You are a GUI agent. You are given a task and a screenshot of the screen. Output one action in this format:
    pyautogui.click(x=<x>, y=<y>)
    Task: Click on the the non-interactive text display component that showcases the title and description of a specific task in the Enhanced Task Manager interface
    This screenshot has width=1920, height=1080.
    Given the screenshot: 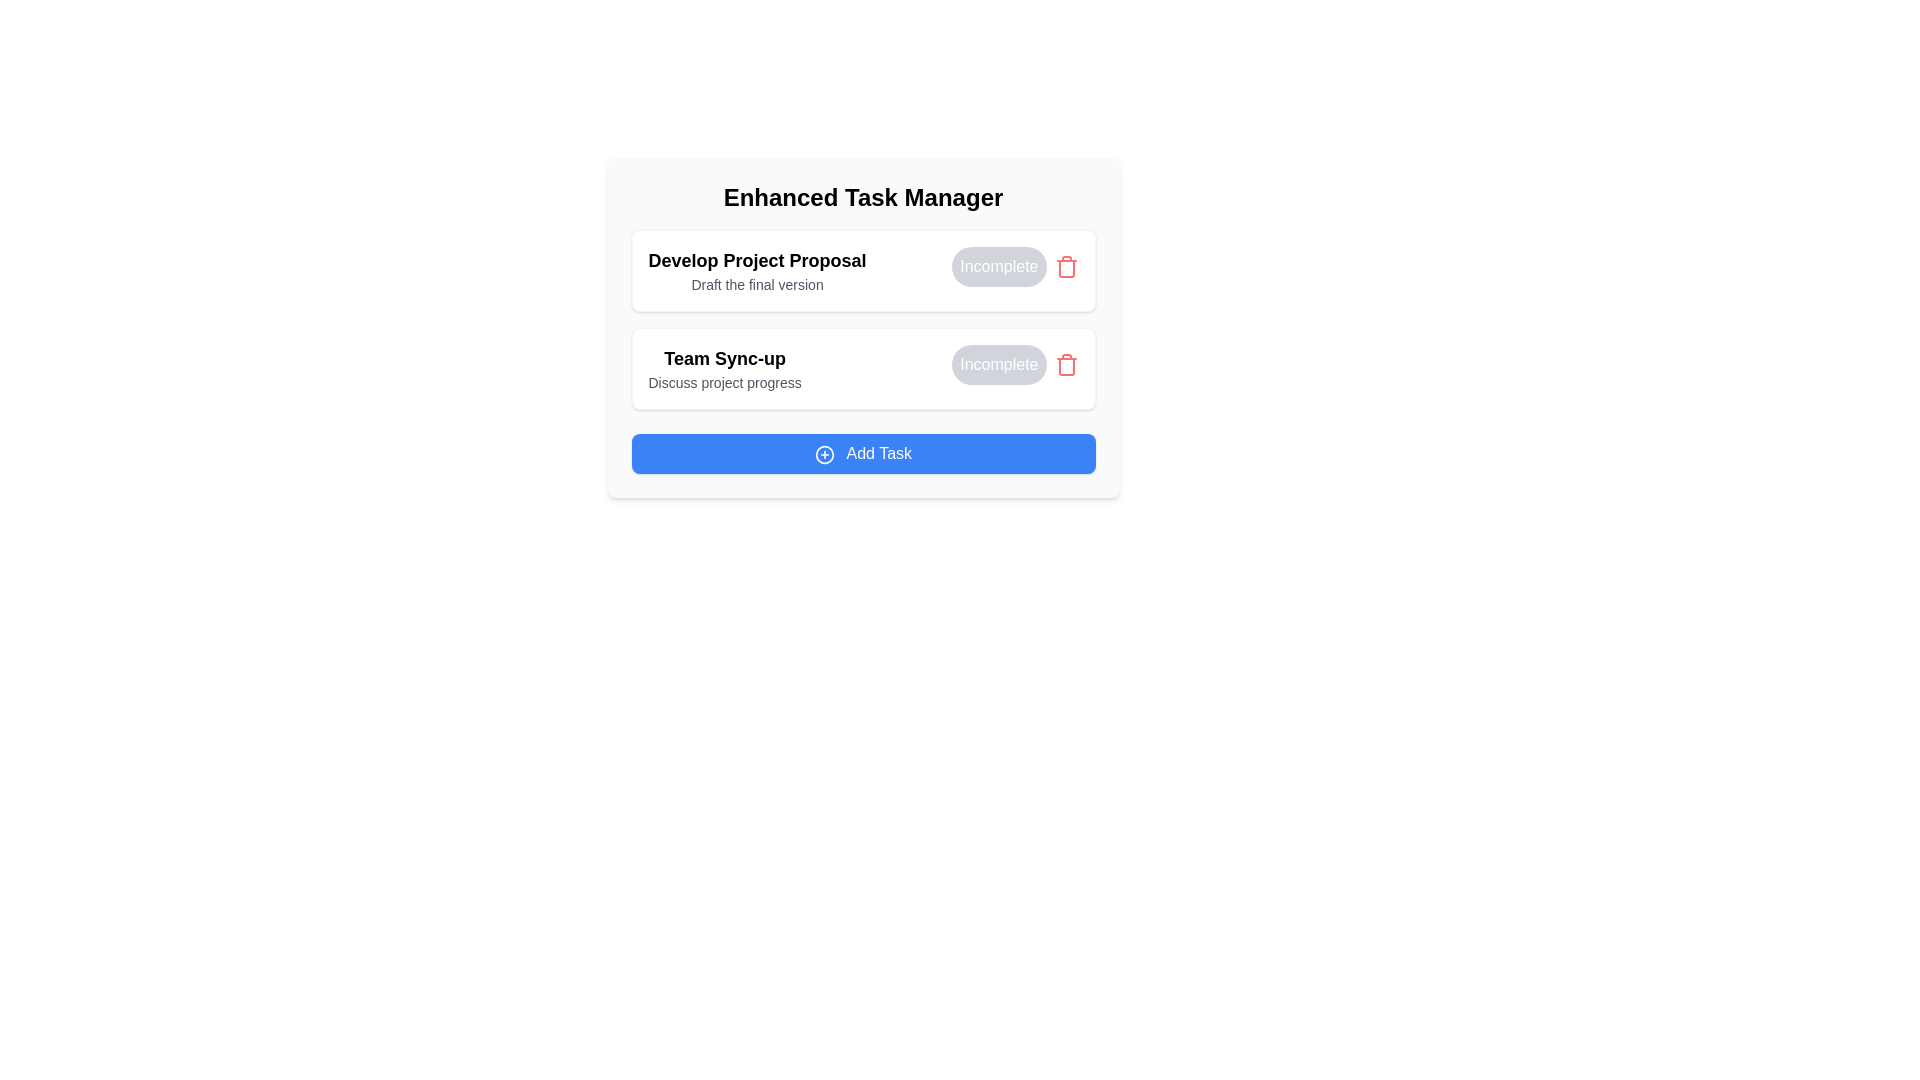 What is the action you would take?
    pyautogui.click(x=756, y=270)
    